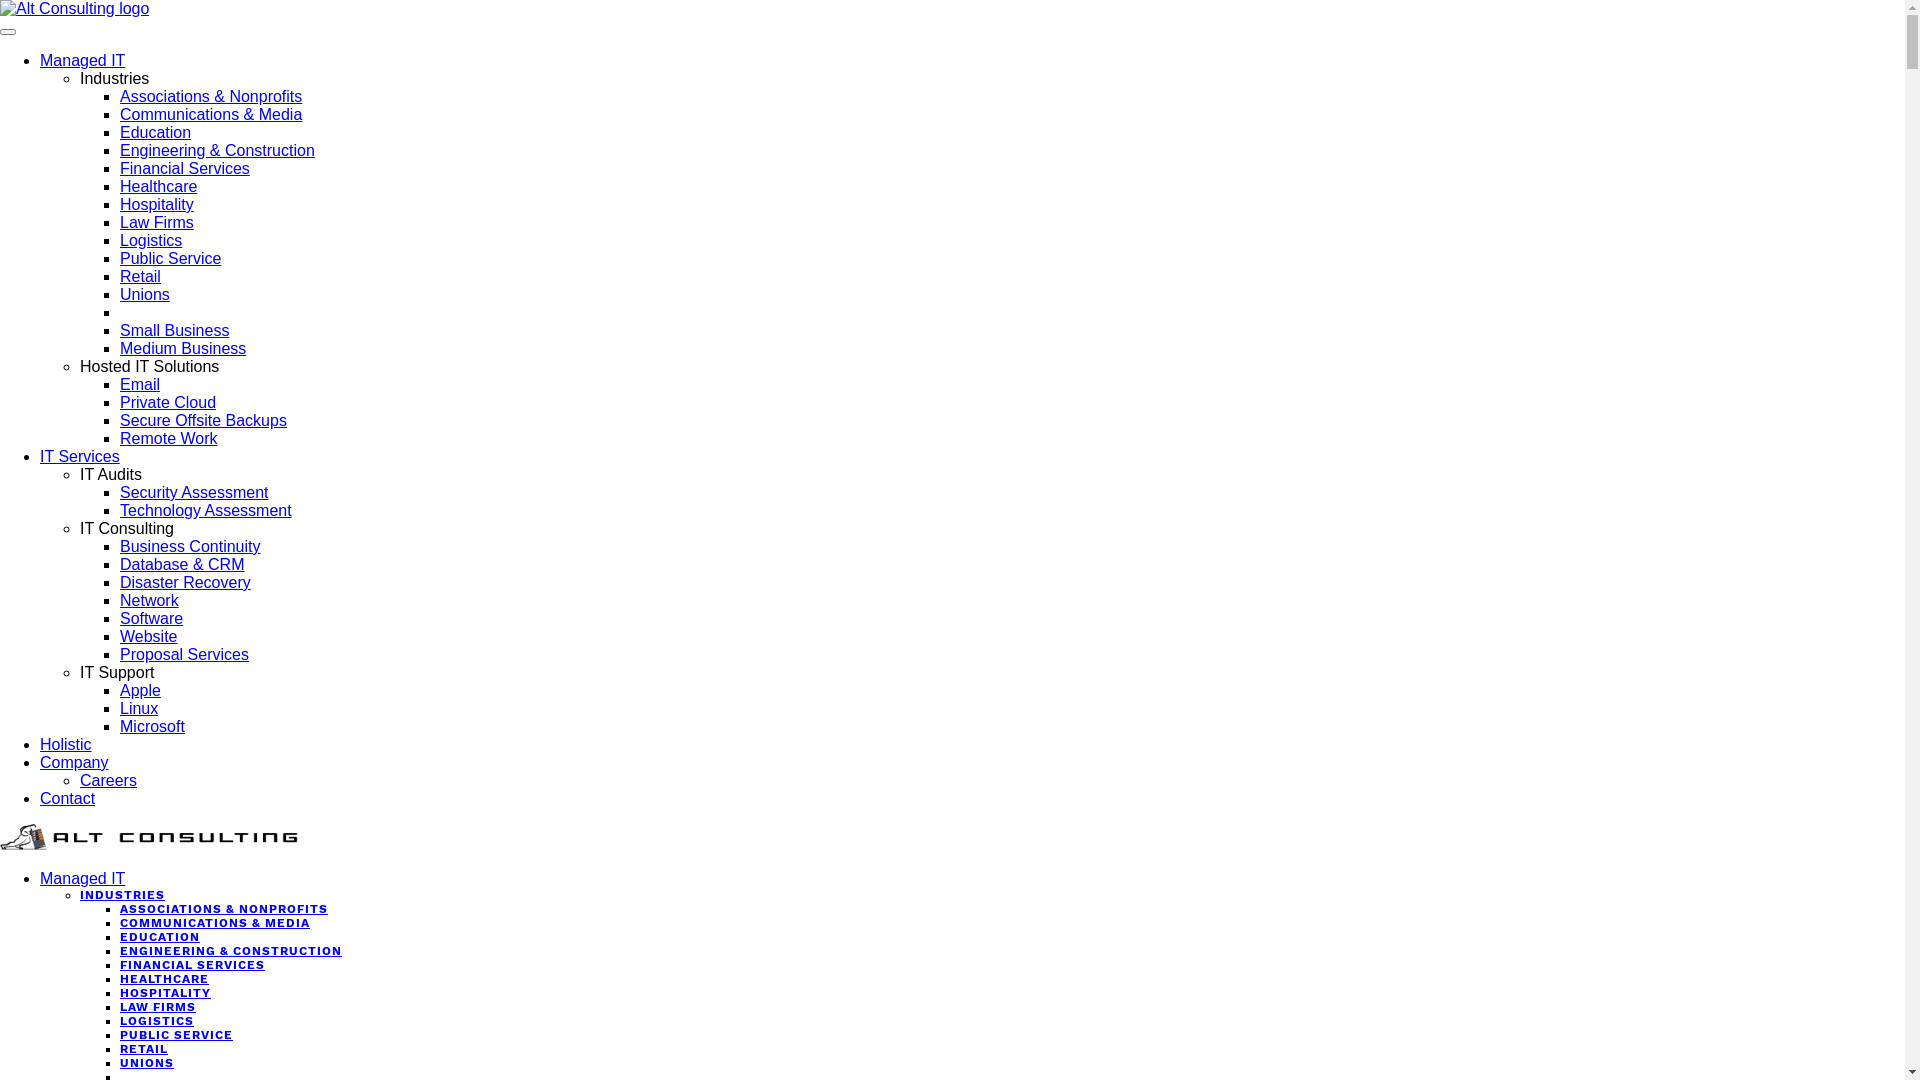 The image size is (1920, 1080). I want to click on 'ASSOCIATIONS & NONPROFITS', so click(224, 909).